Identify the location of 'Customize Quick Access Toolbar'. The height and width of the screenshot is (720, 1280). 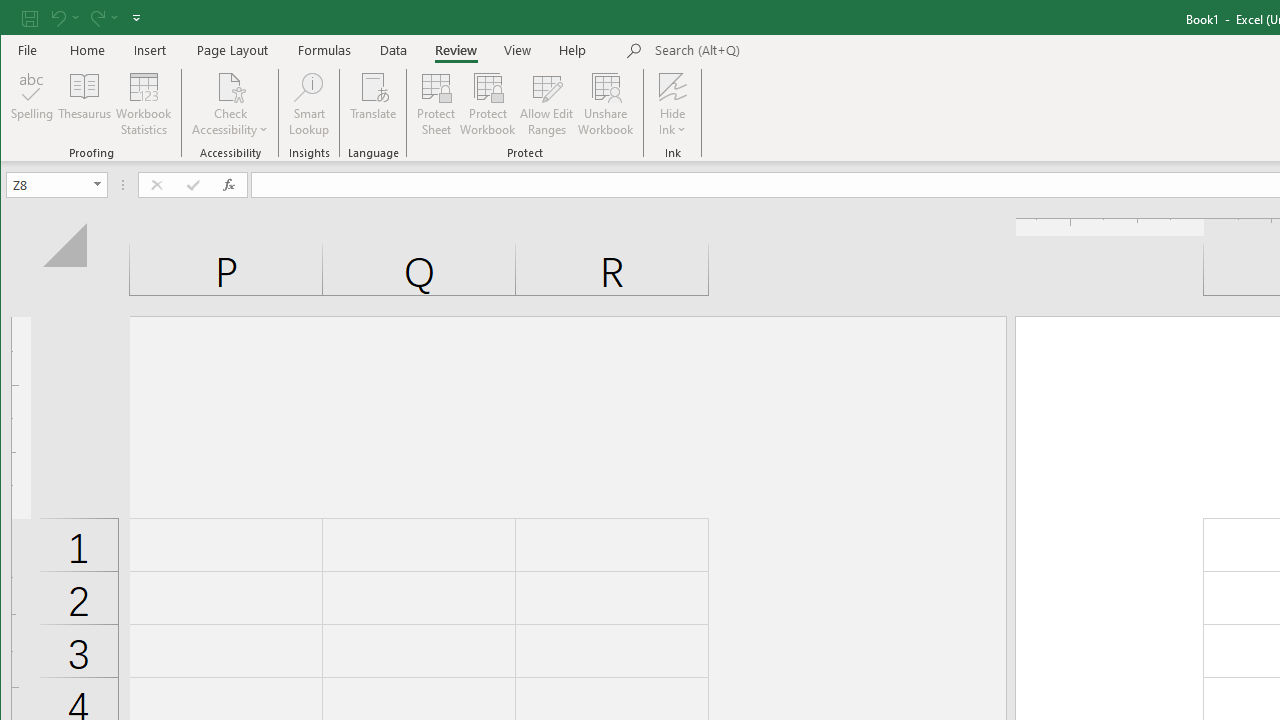
(135, 17).